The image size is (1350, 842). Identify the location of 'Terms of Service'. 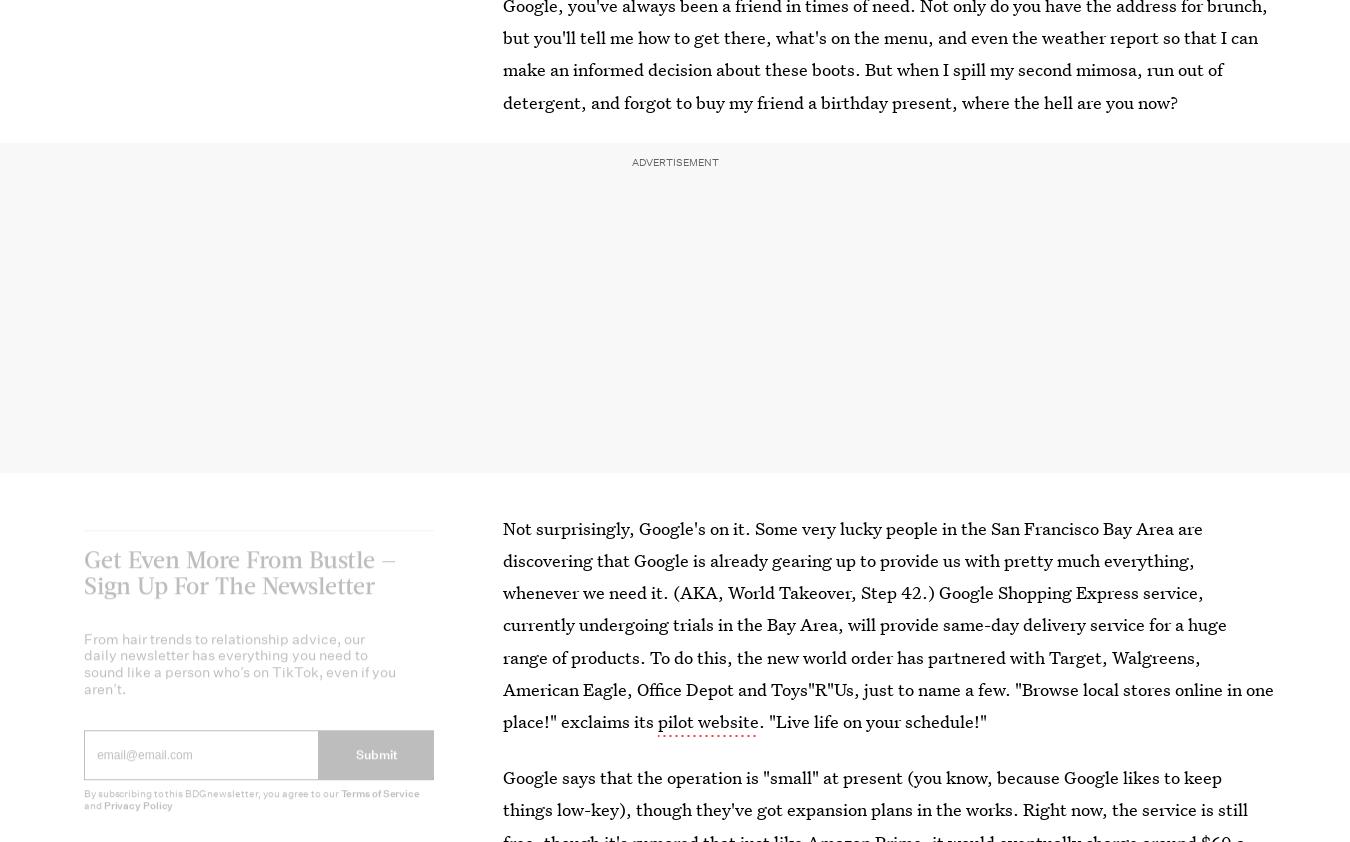
(380, 807).